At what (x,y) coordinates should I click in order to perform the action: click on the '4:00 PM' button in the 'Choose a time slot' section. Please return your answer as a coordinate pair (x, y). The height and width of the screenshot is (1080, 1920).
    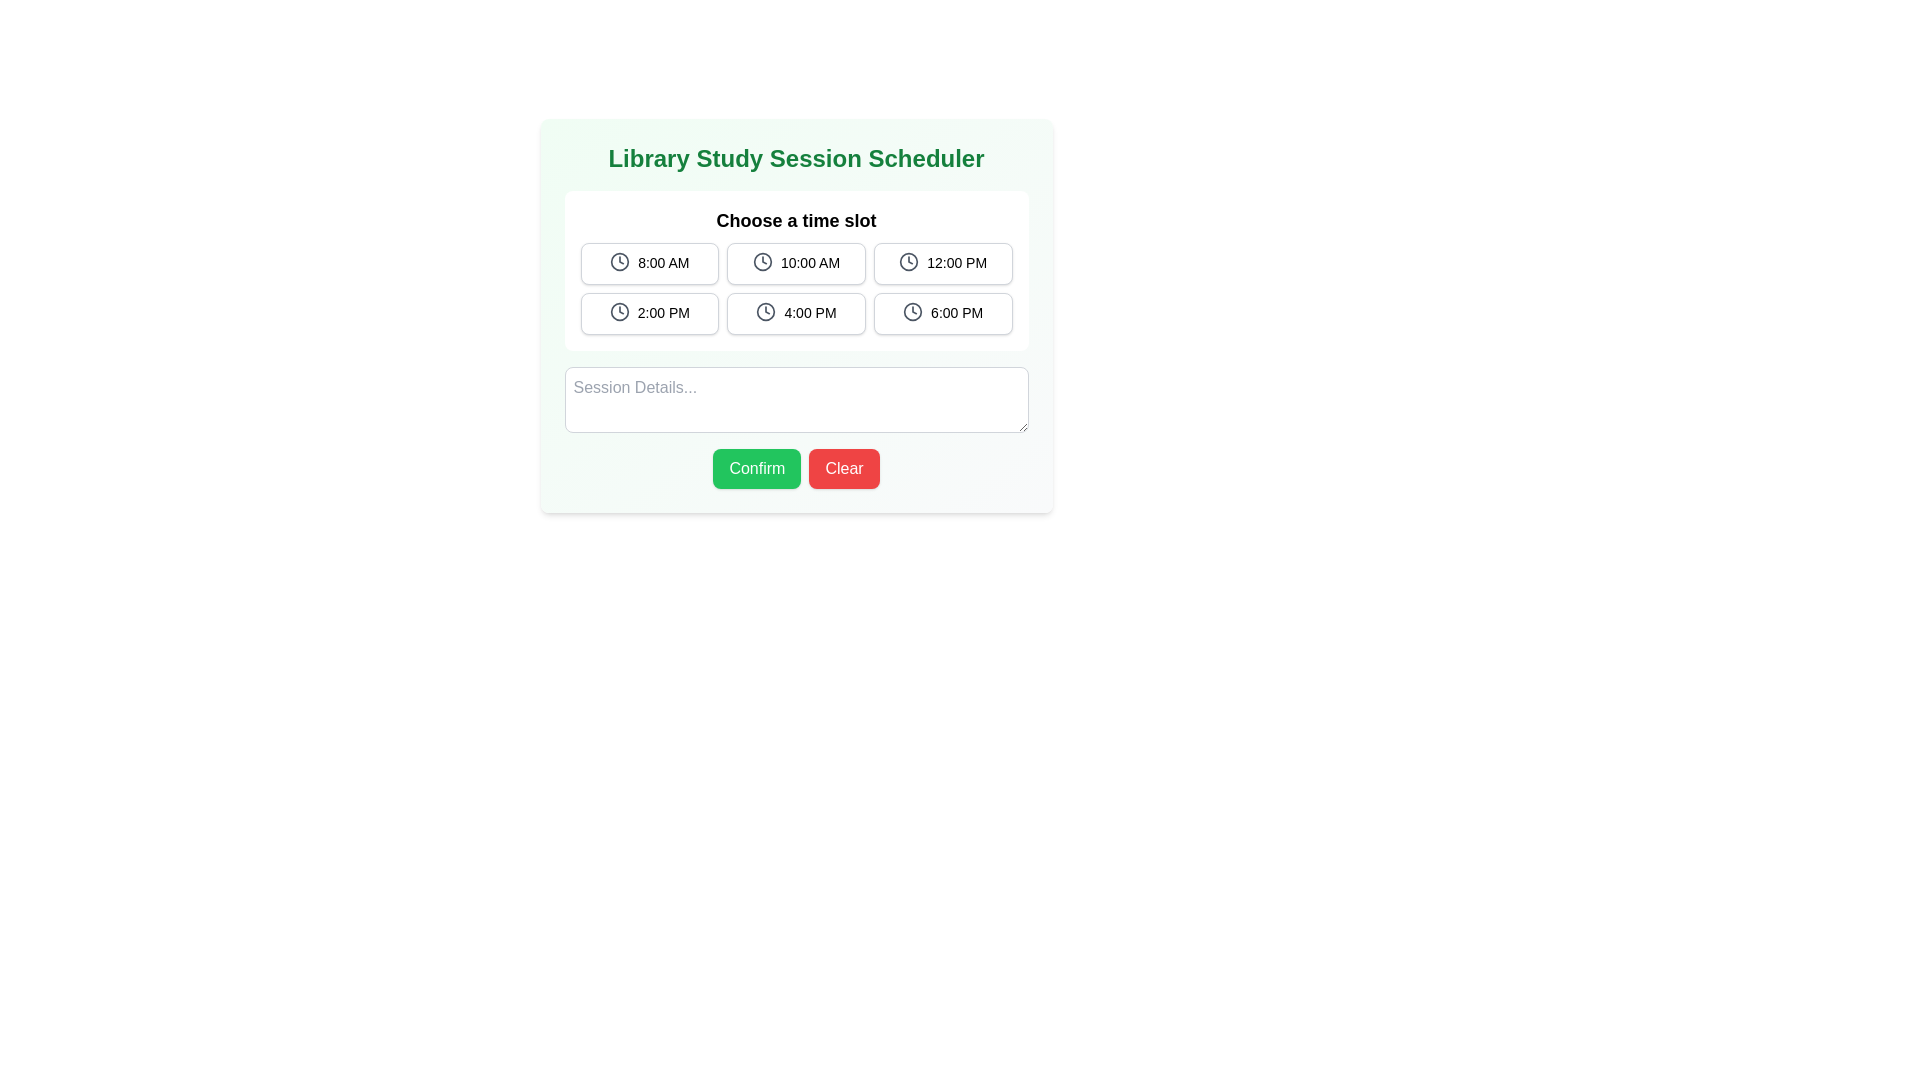
    Looking at the image, I should click on (795, 313).